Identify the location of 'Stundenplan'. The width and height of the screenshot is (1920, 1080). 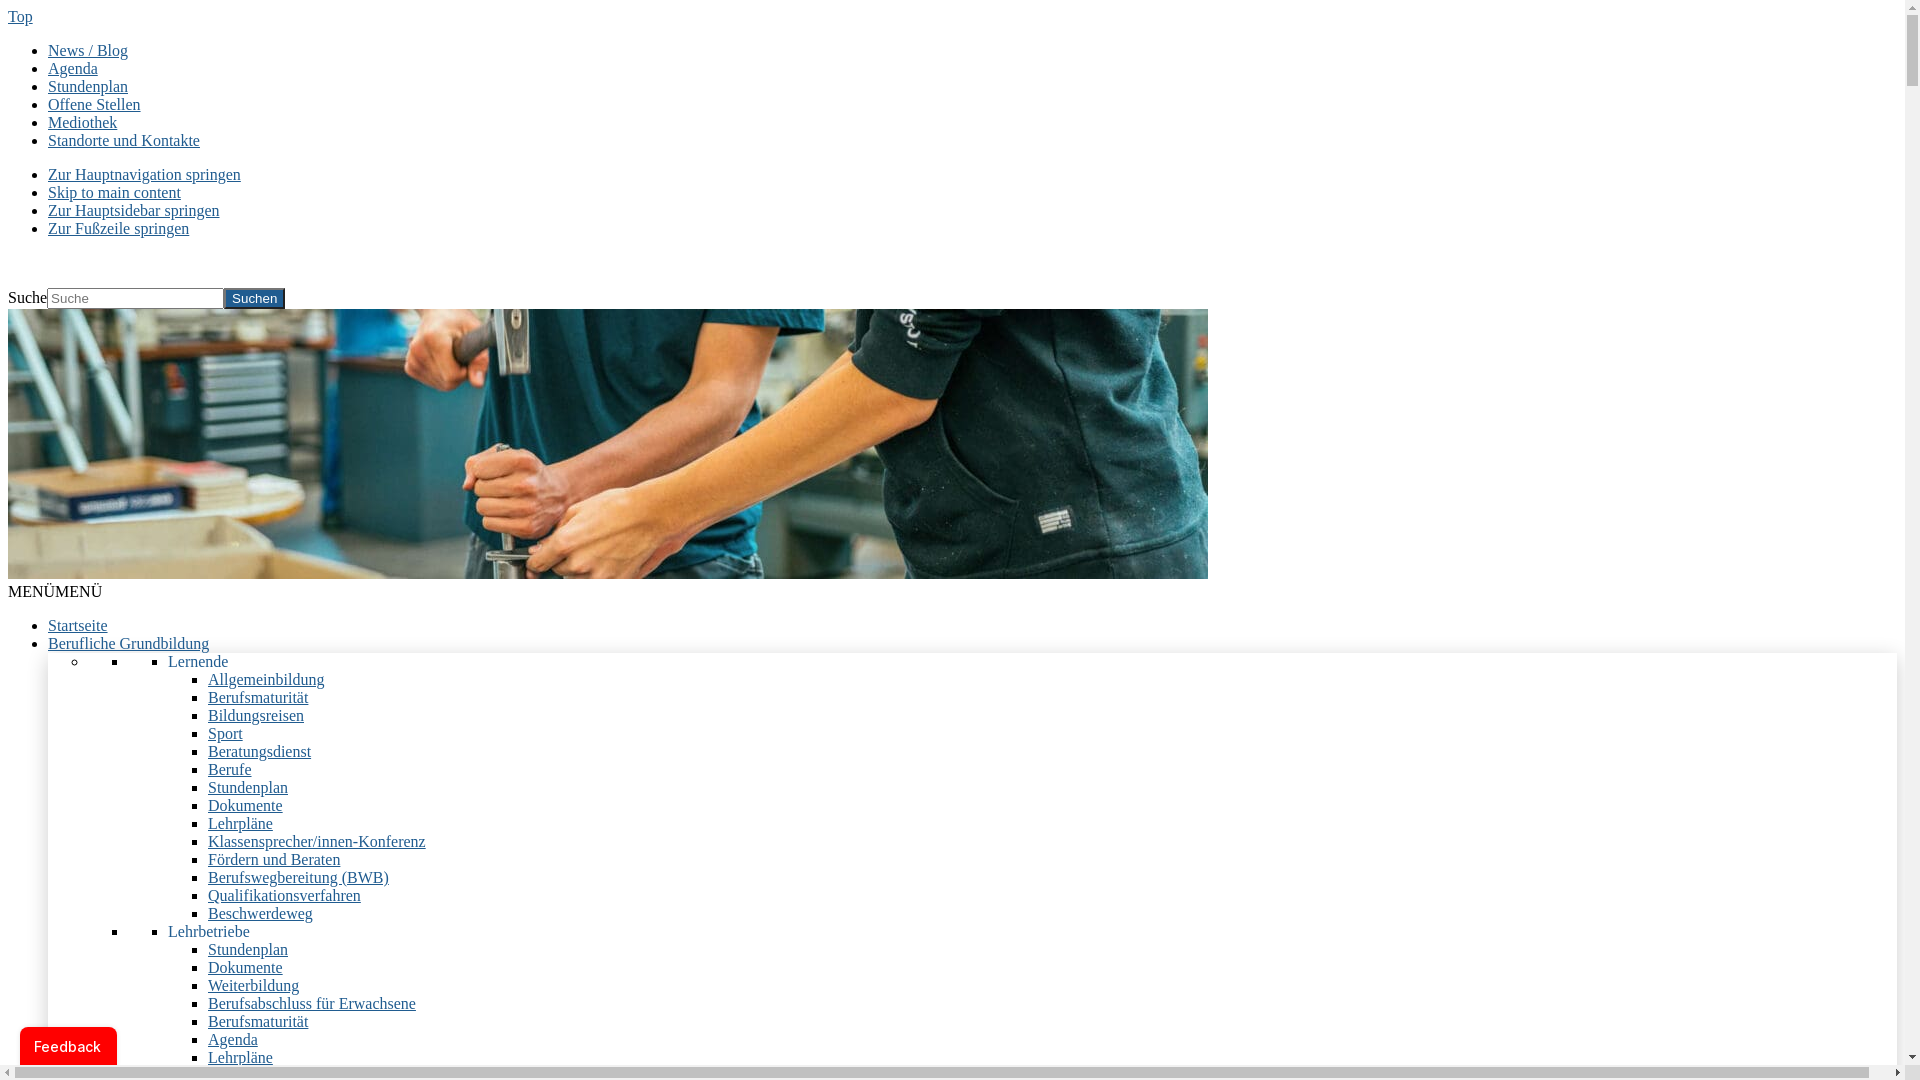
(247, 948).